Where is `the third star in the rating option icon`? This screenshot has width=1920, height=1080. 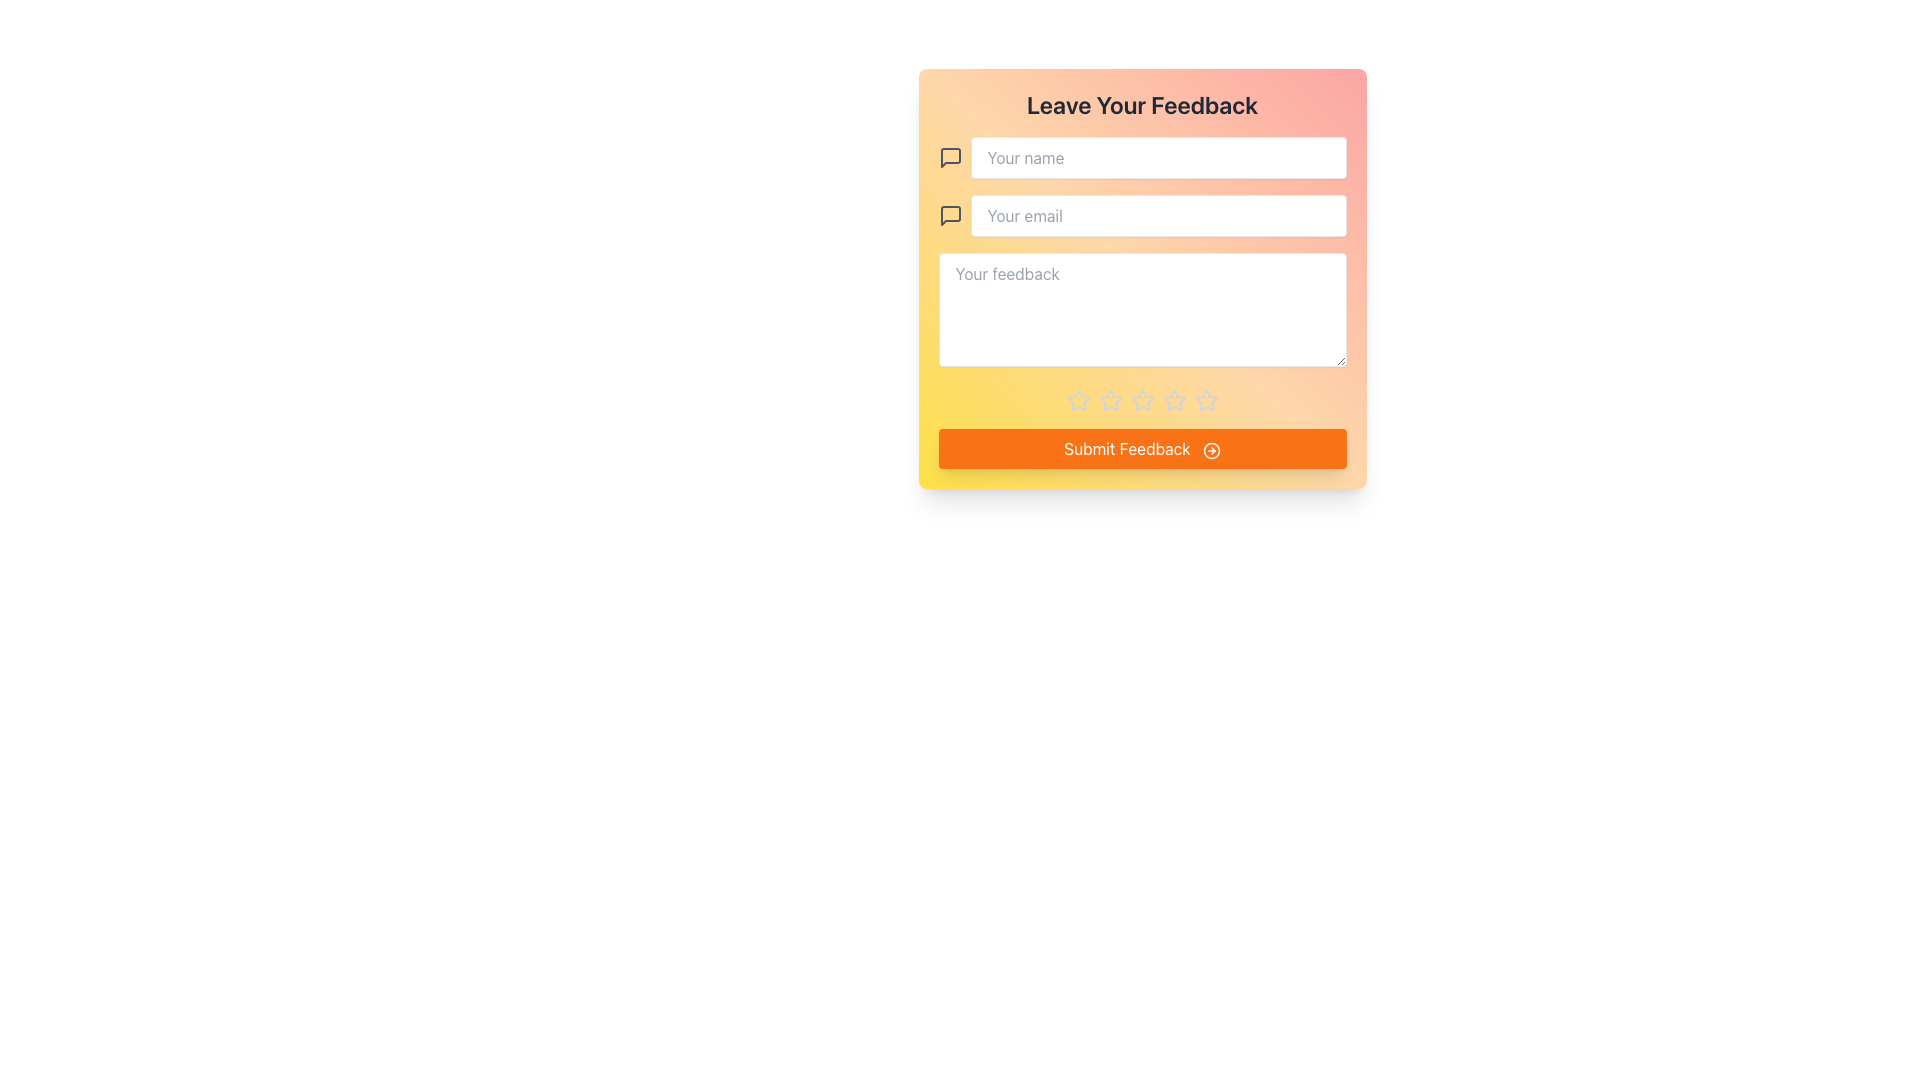 the third star in the rating option icon is located at coordinates (1142, 401).